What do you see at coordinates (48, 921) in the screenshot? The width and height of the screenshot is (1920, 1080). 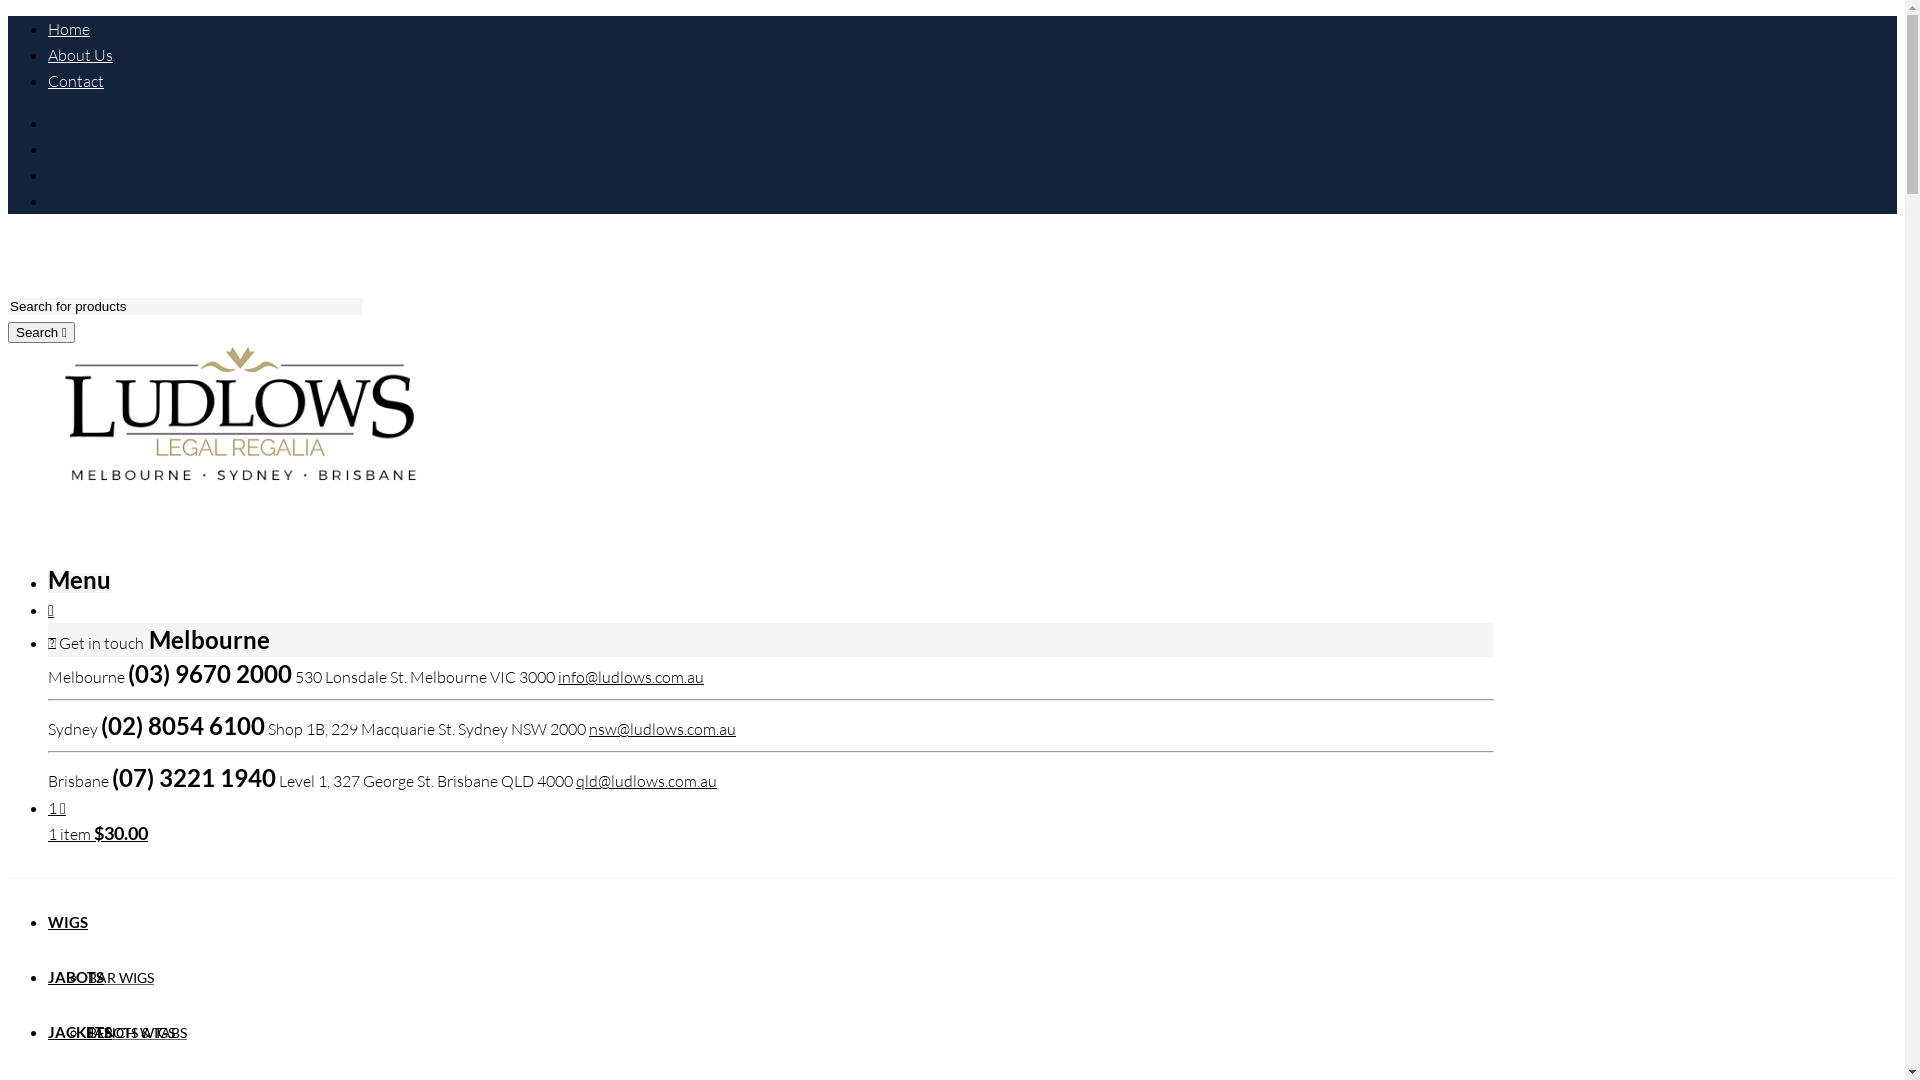 I see `'WIGS'` at bounding box center [48, 921].